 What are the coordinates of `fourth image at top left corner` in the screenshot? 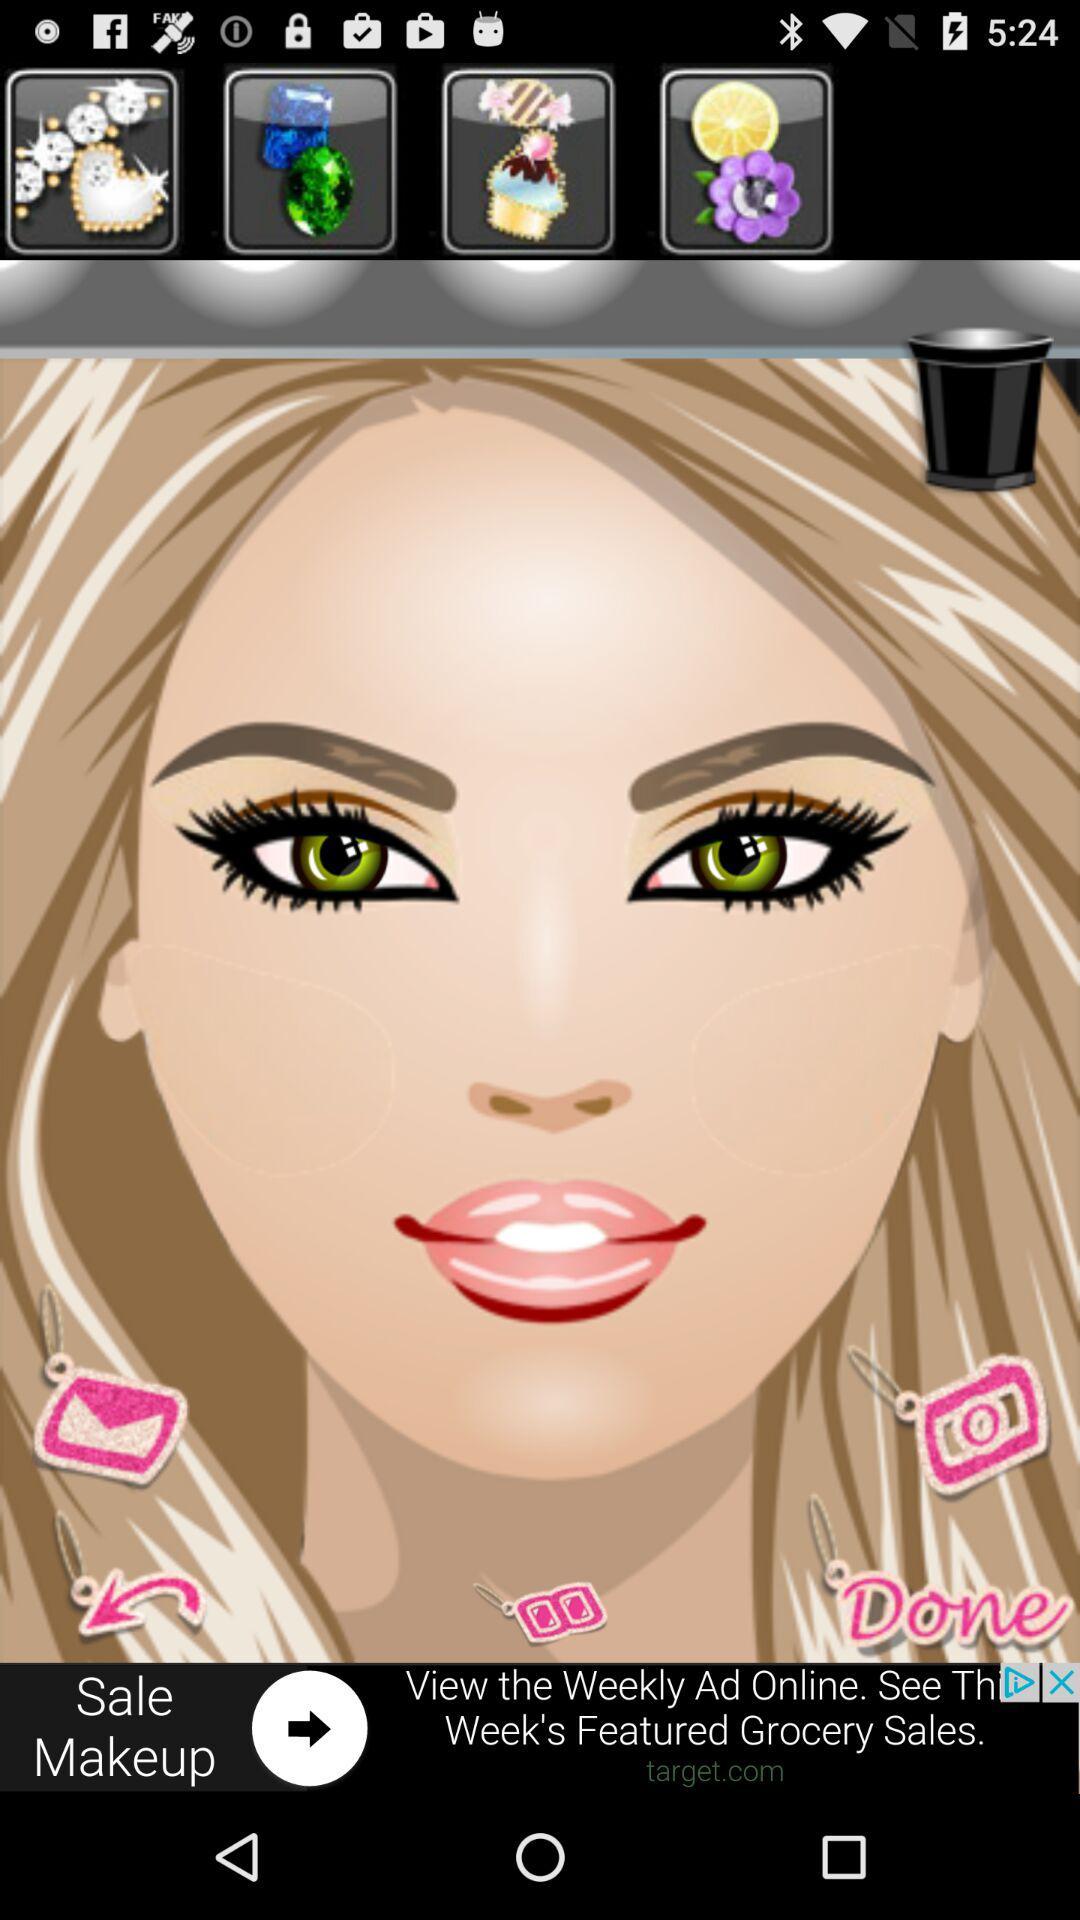 It's located at (747, 161).